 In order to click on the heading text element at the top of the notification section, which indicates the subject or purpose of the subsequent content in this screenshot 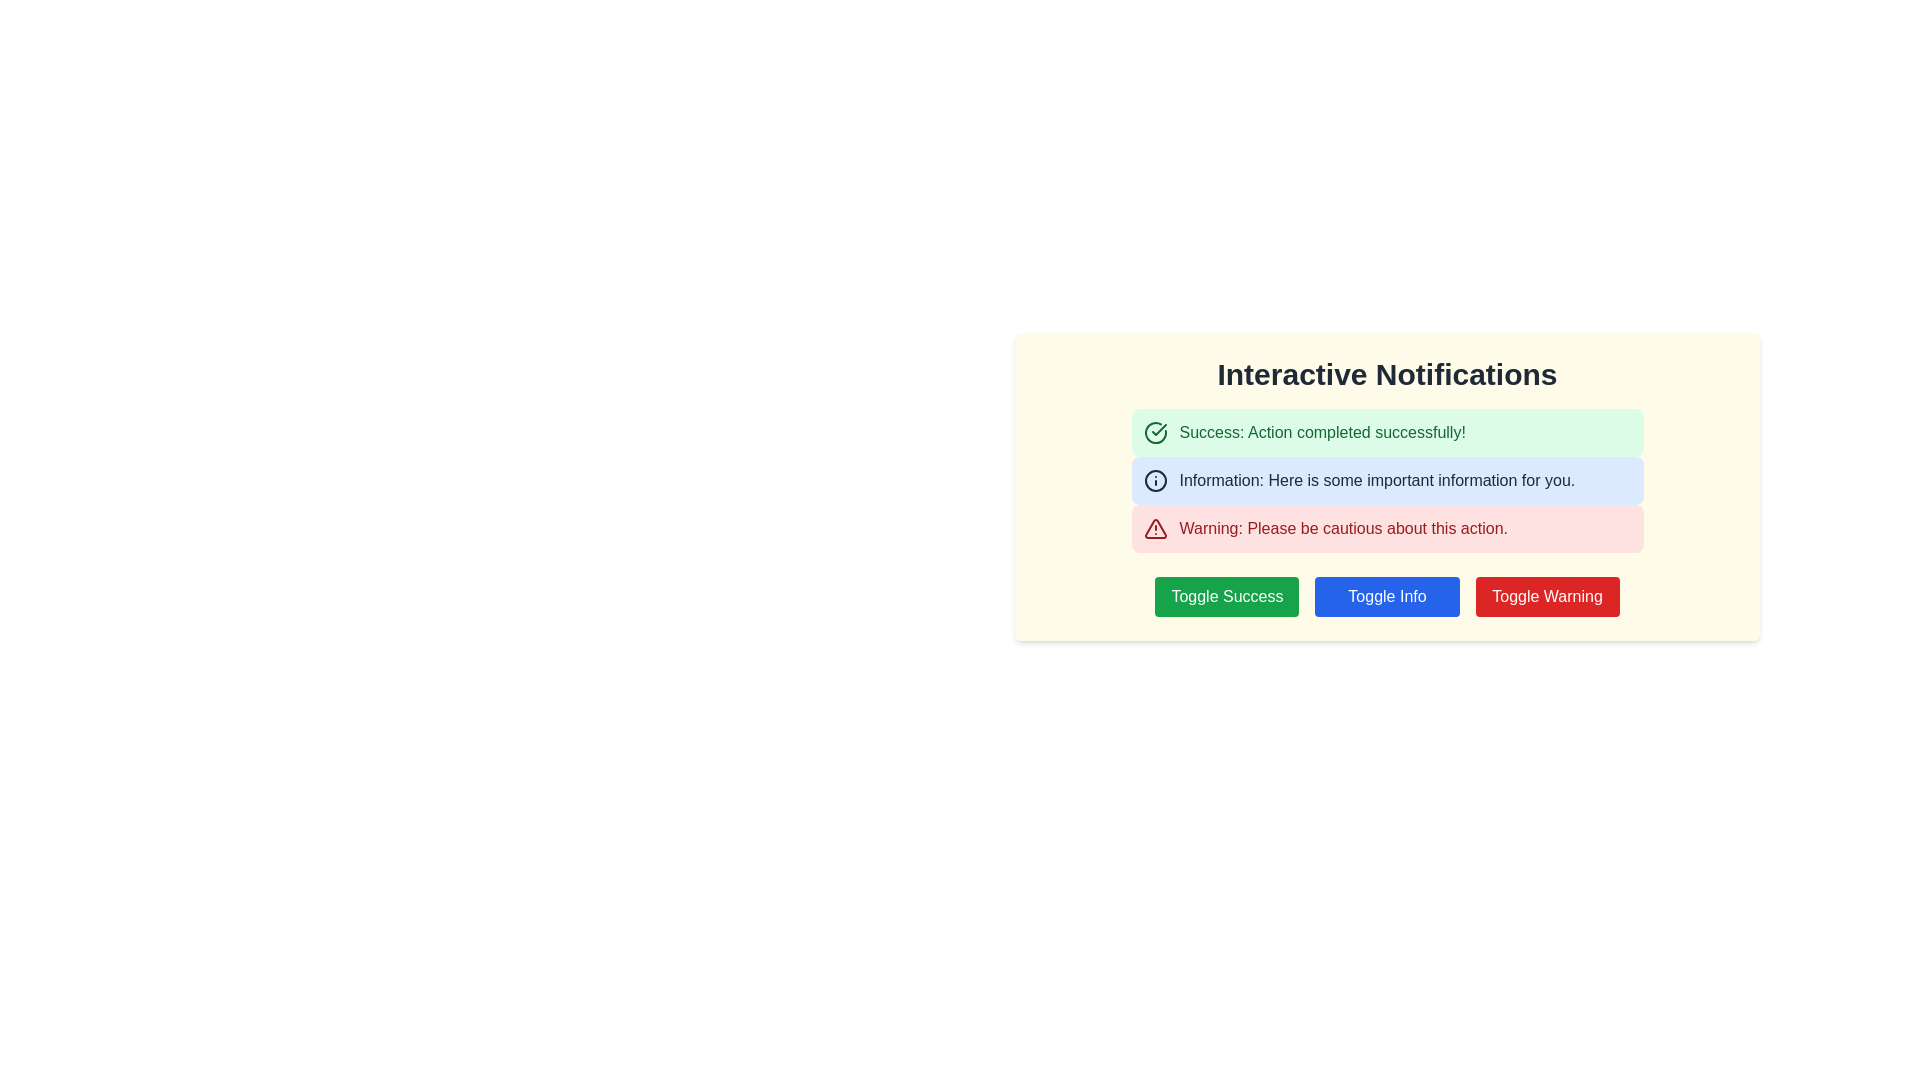, I will do `click(1386, 374)`.